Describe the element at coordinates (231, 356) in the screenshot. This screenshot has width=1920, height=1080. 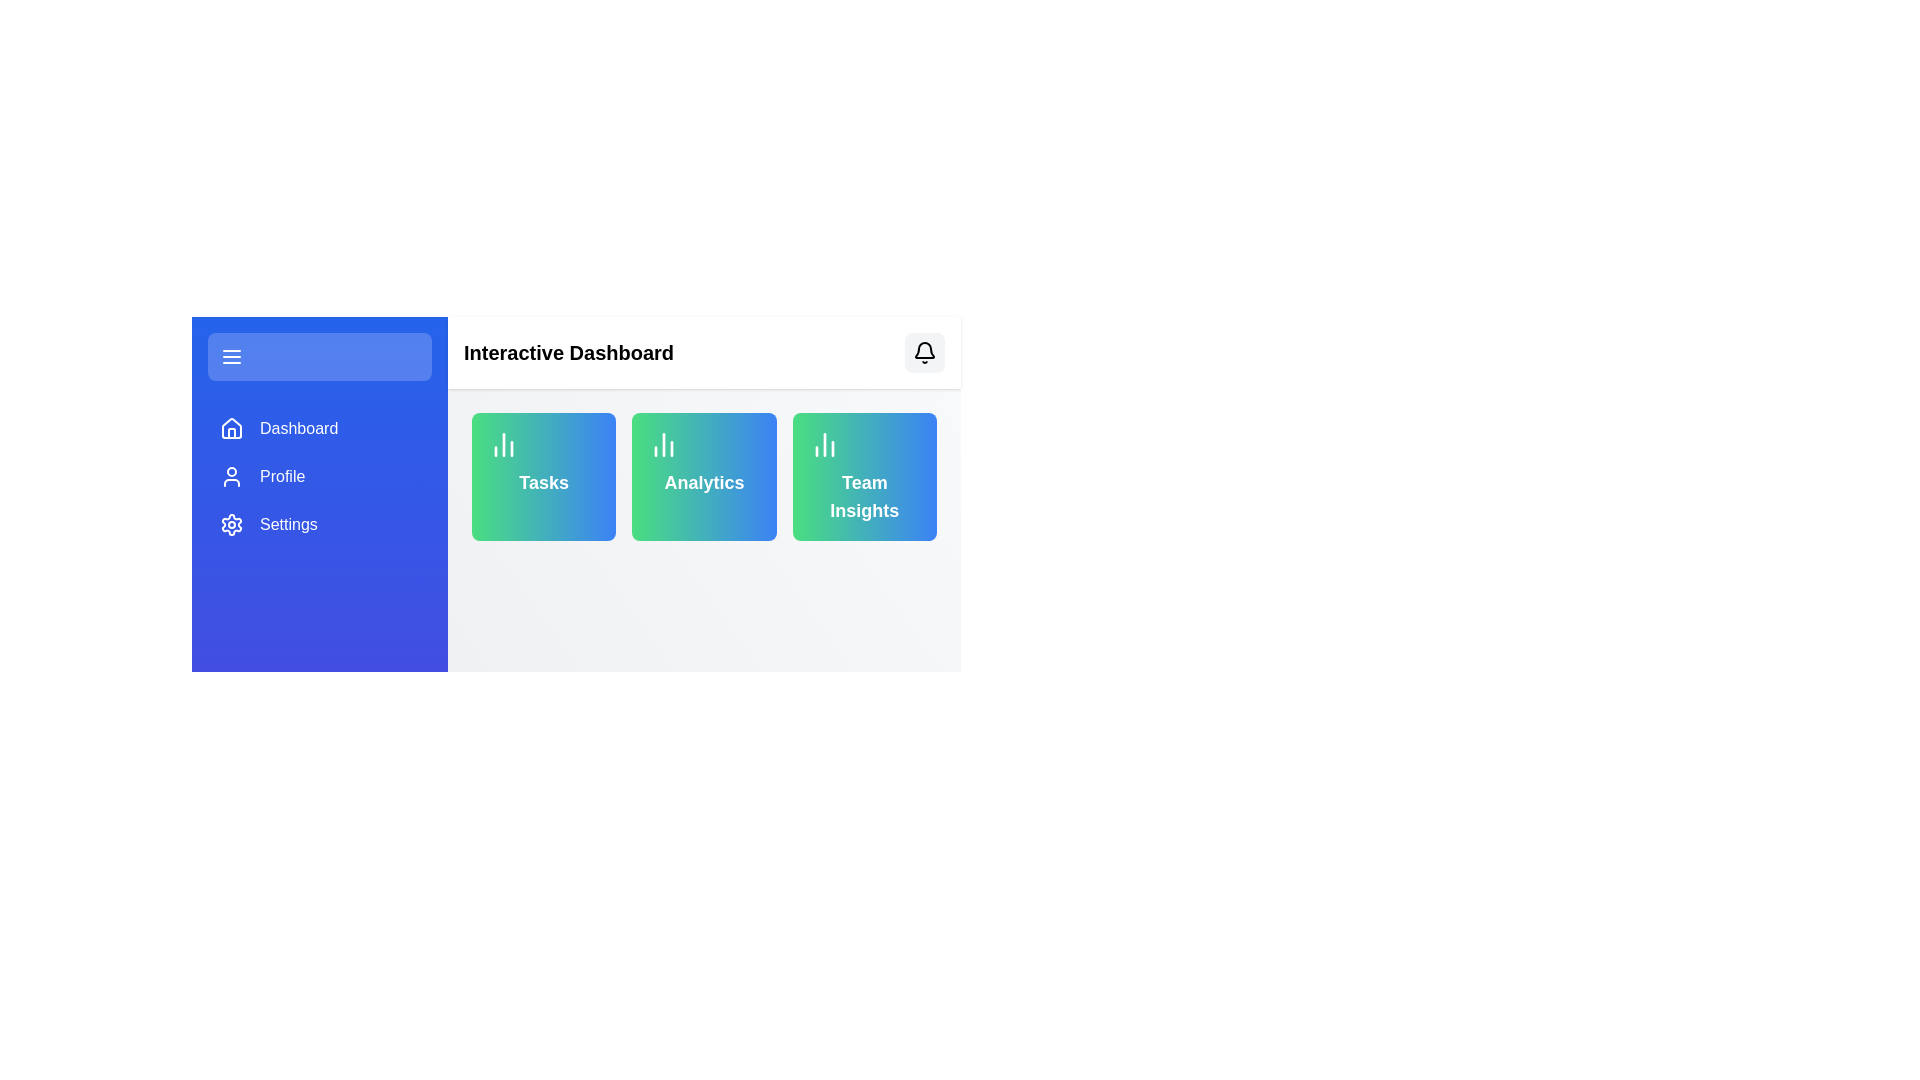
I see `the menu icon located at the top of the left sidebar, which serves as a toggle for the sidebar or navigation options` at that location.